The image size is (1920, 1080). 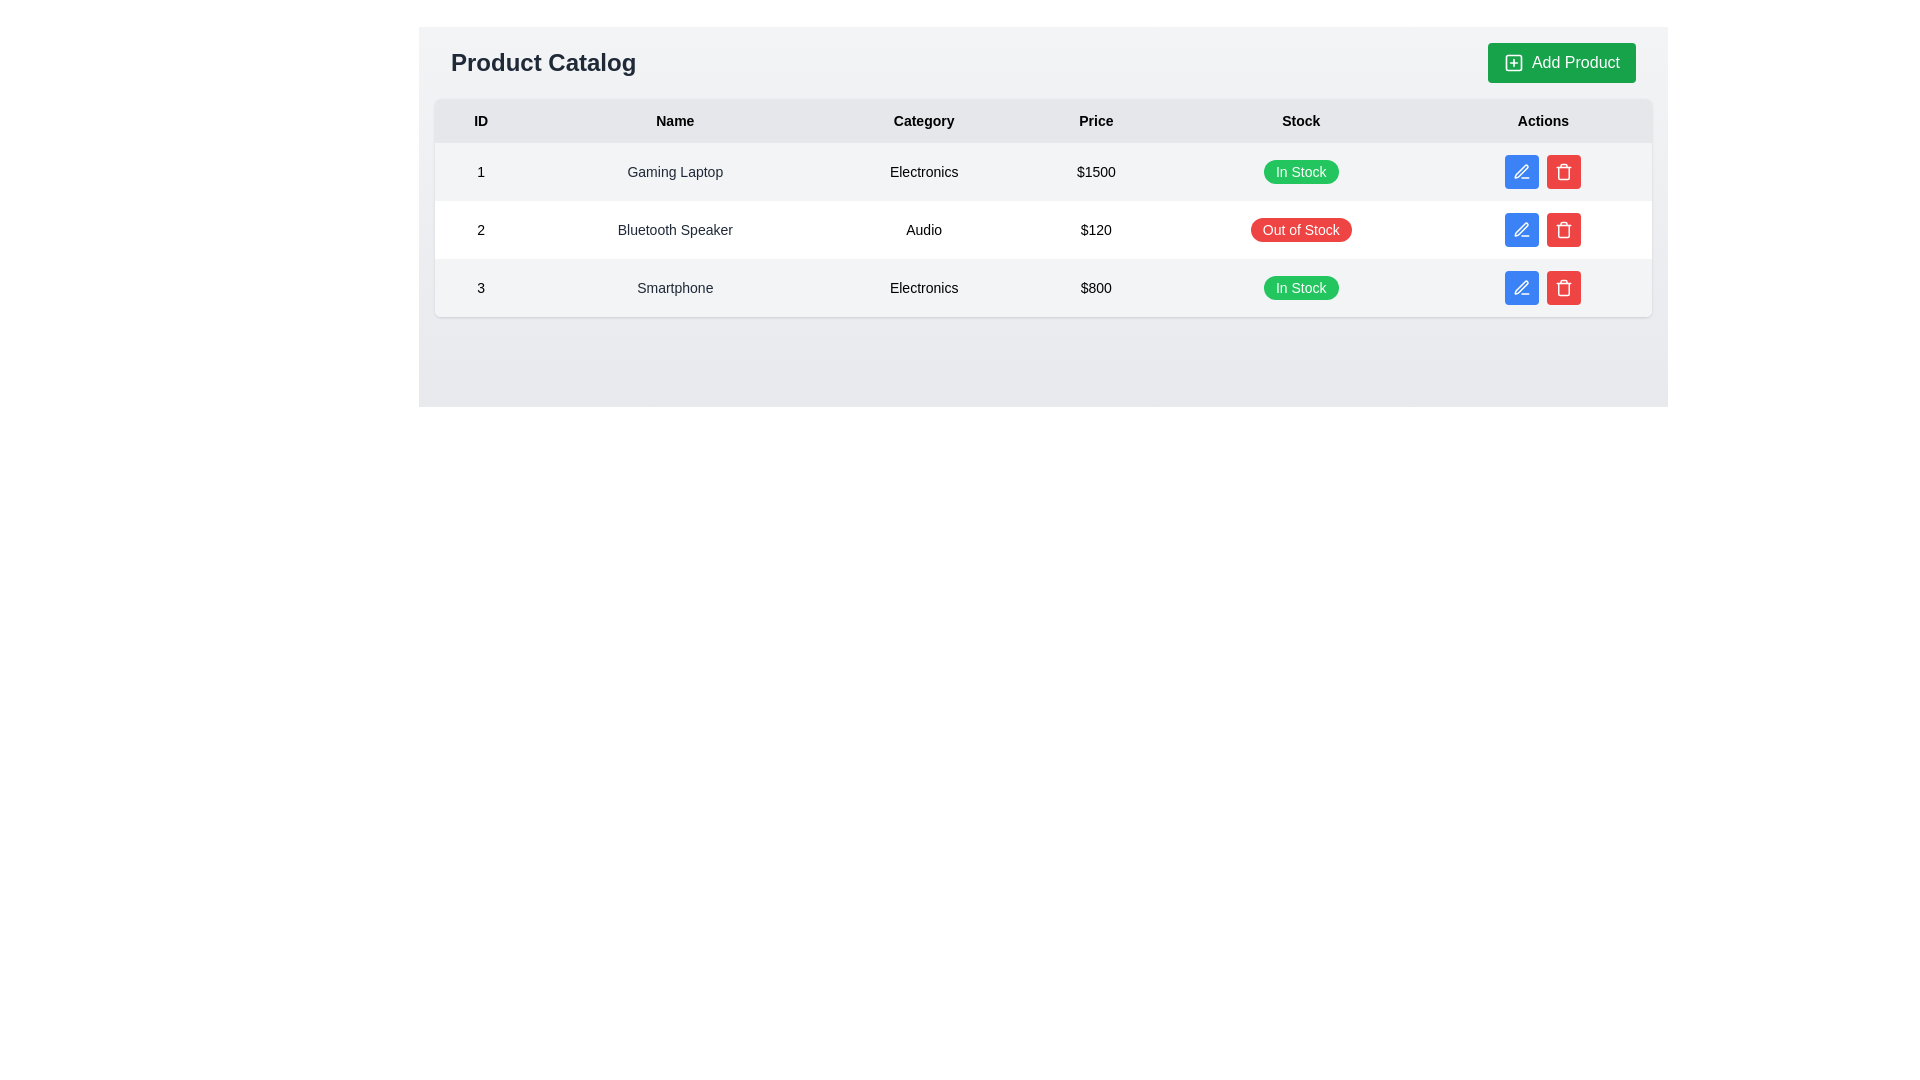 I want to click on the text identifier located in the second row and first column of the table, positioned below the numeric value '1' and to the left of 'Bluetooth Speaker.', so click(x=481, y=229).